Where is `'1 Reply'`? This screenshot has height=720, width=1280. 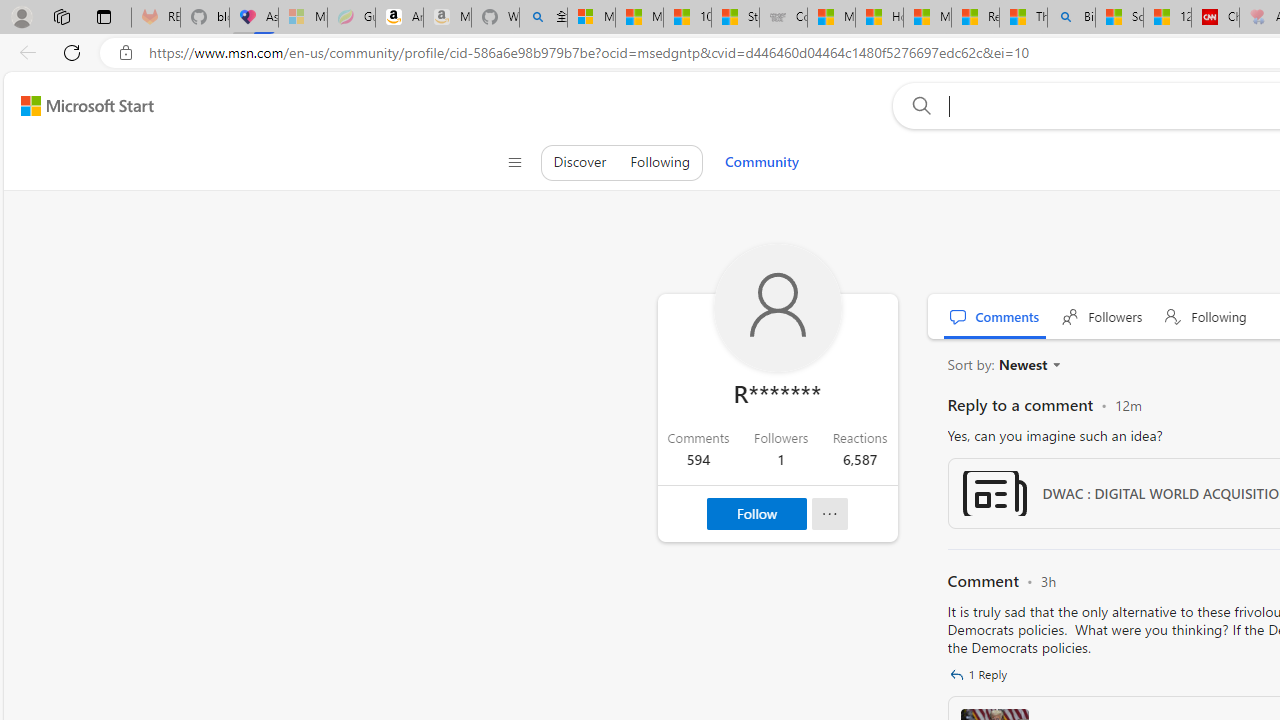 '1 Reply' is located at coordinates (981, 675).